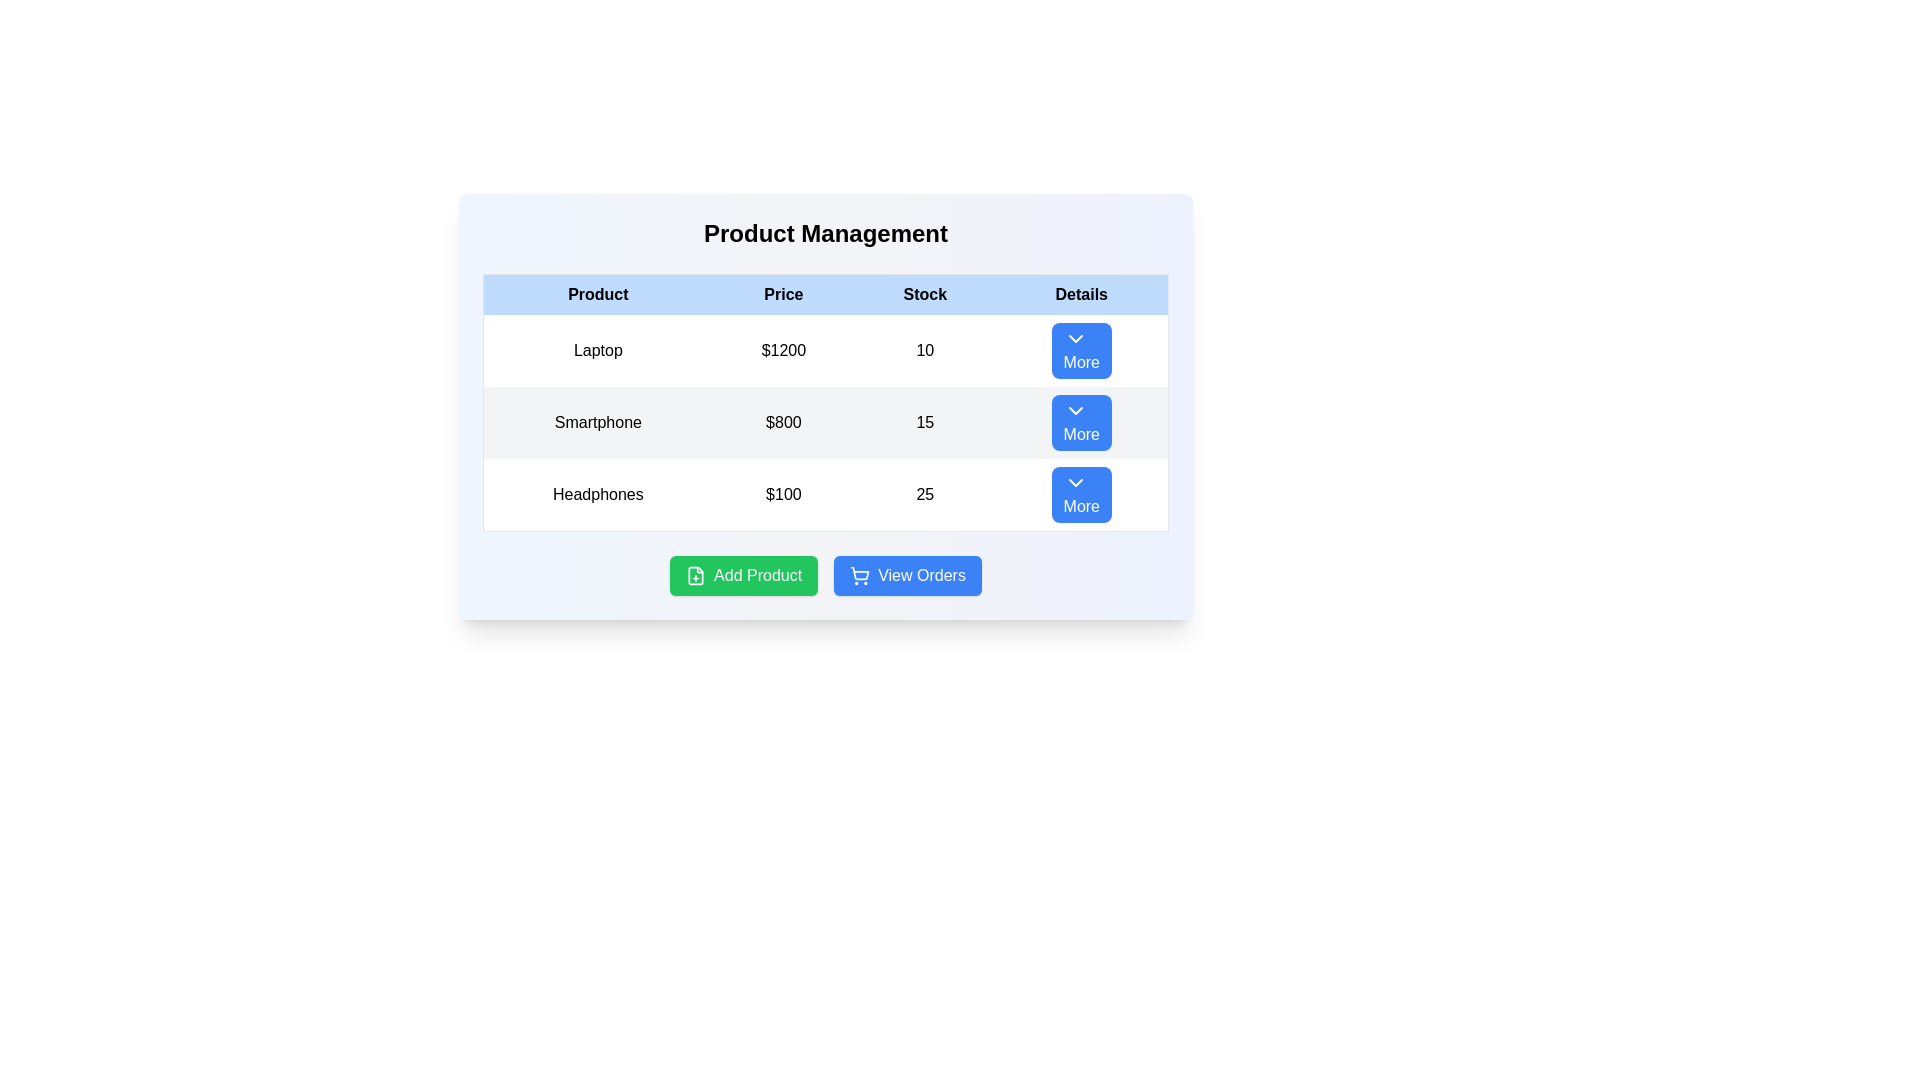  Describe the element at coordinates (924, 350) in the screenshot. I see `the static text label displaying the number '10' in bold black text, located in the 'Stock' column of the data table for the 'Laptop' product` at that location.